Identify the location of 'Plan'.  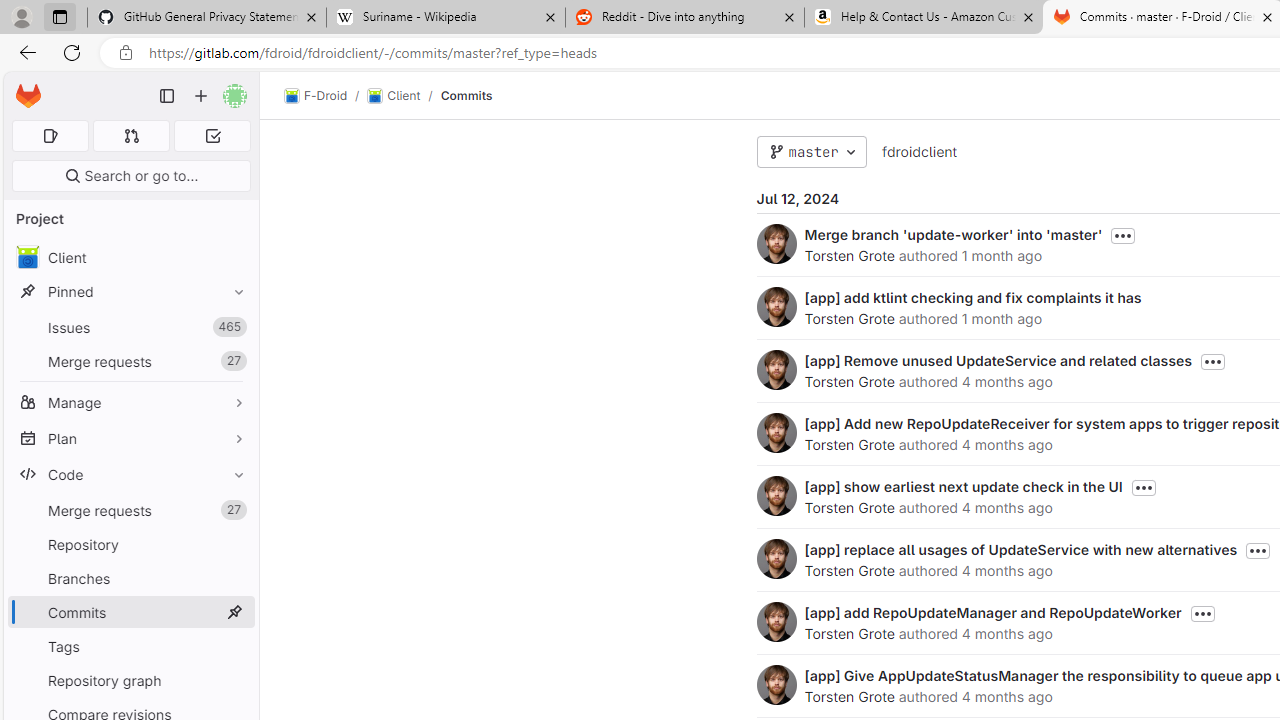
(130, 437).